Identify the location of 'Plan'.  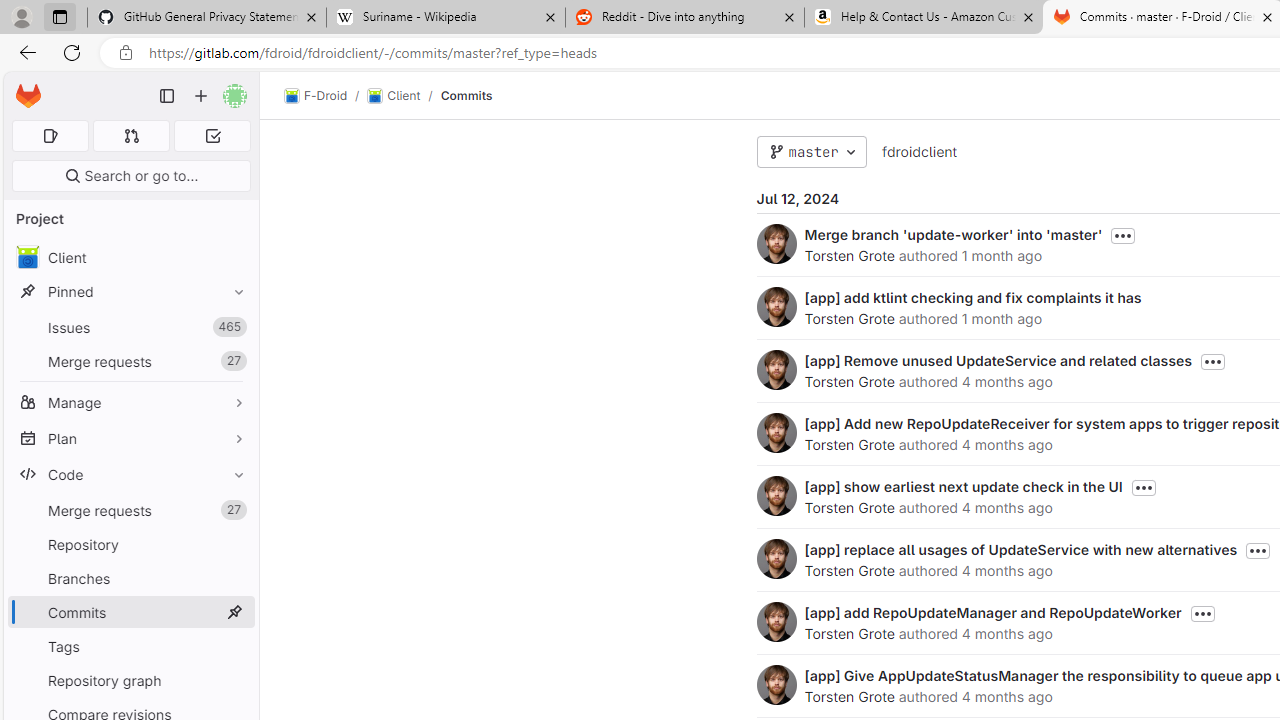
(130, 437).